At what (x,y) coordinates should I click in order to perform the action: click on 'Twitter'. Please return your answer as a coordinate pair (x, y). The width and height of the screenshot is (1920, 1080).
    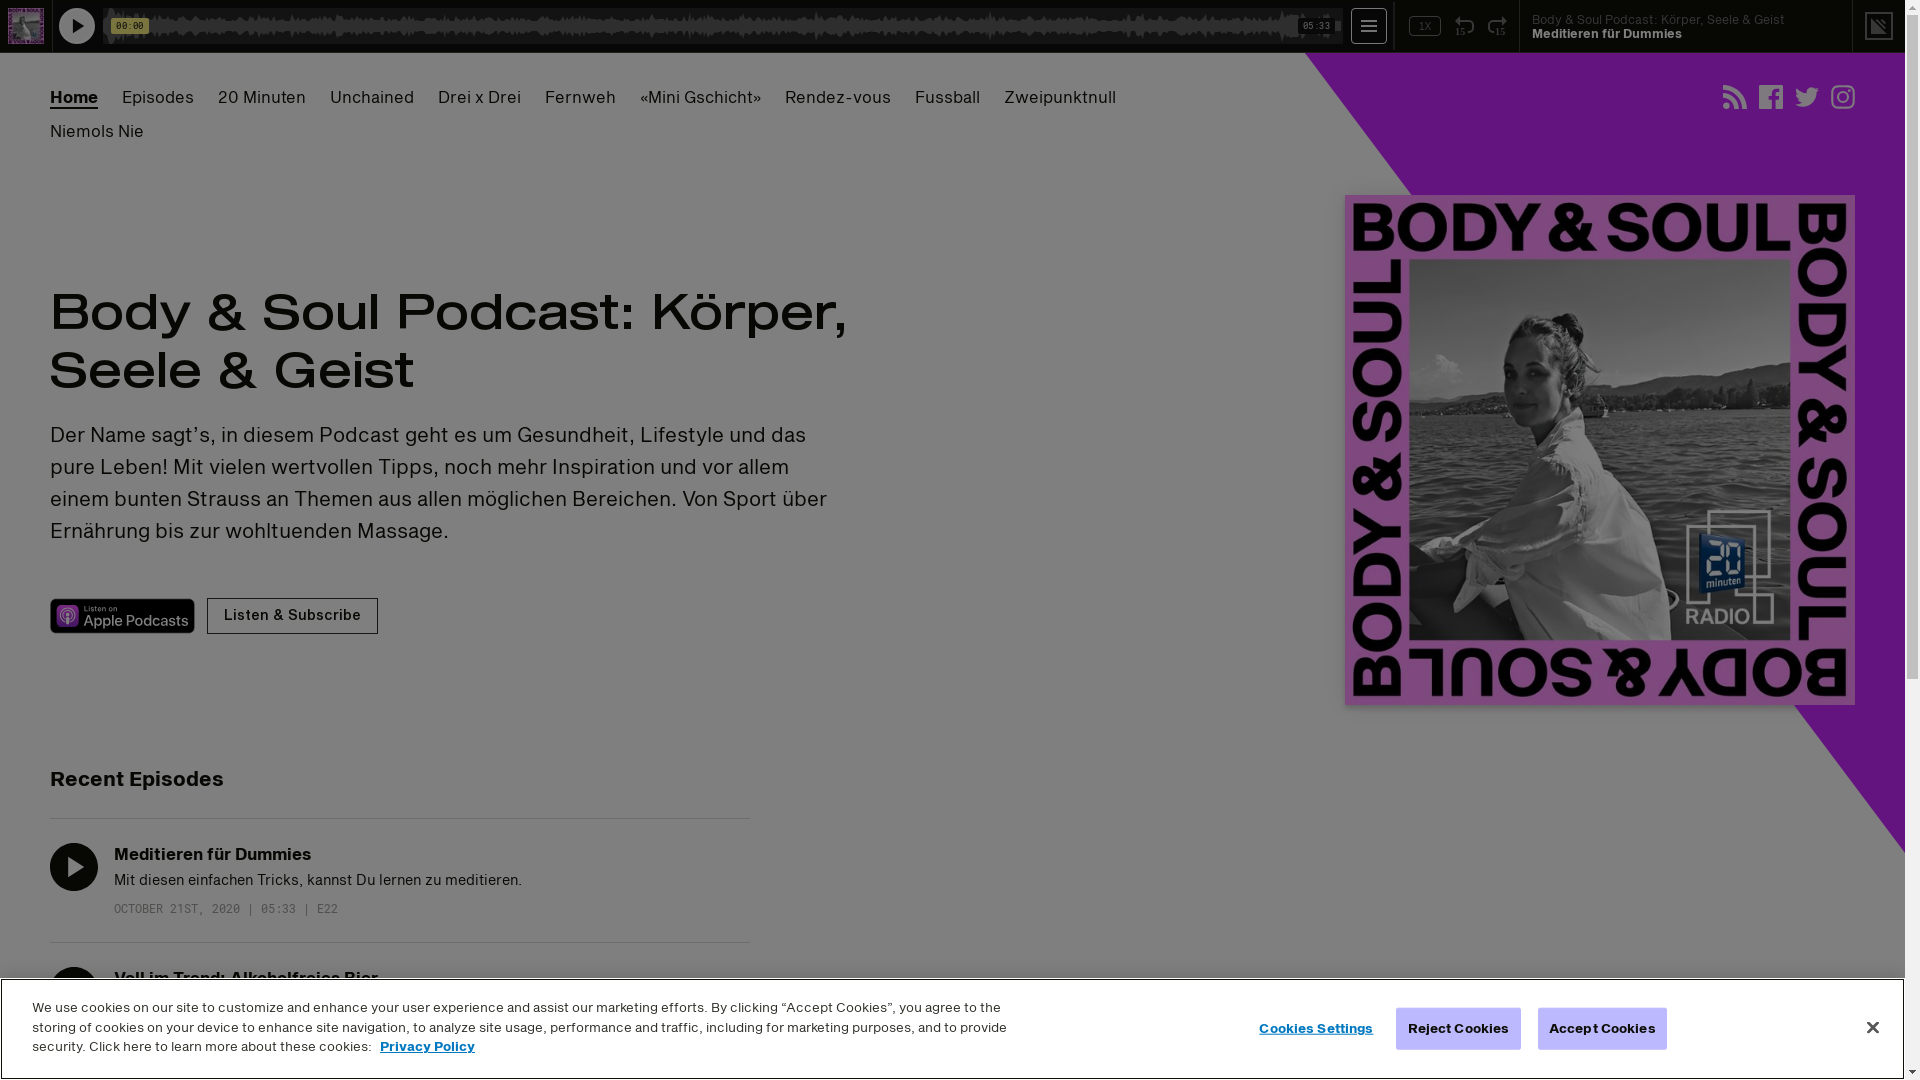
    Looking at the image, I should click on (1806, 96).